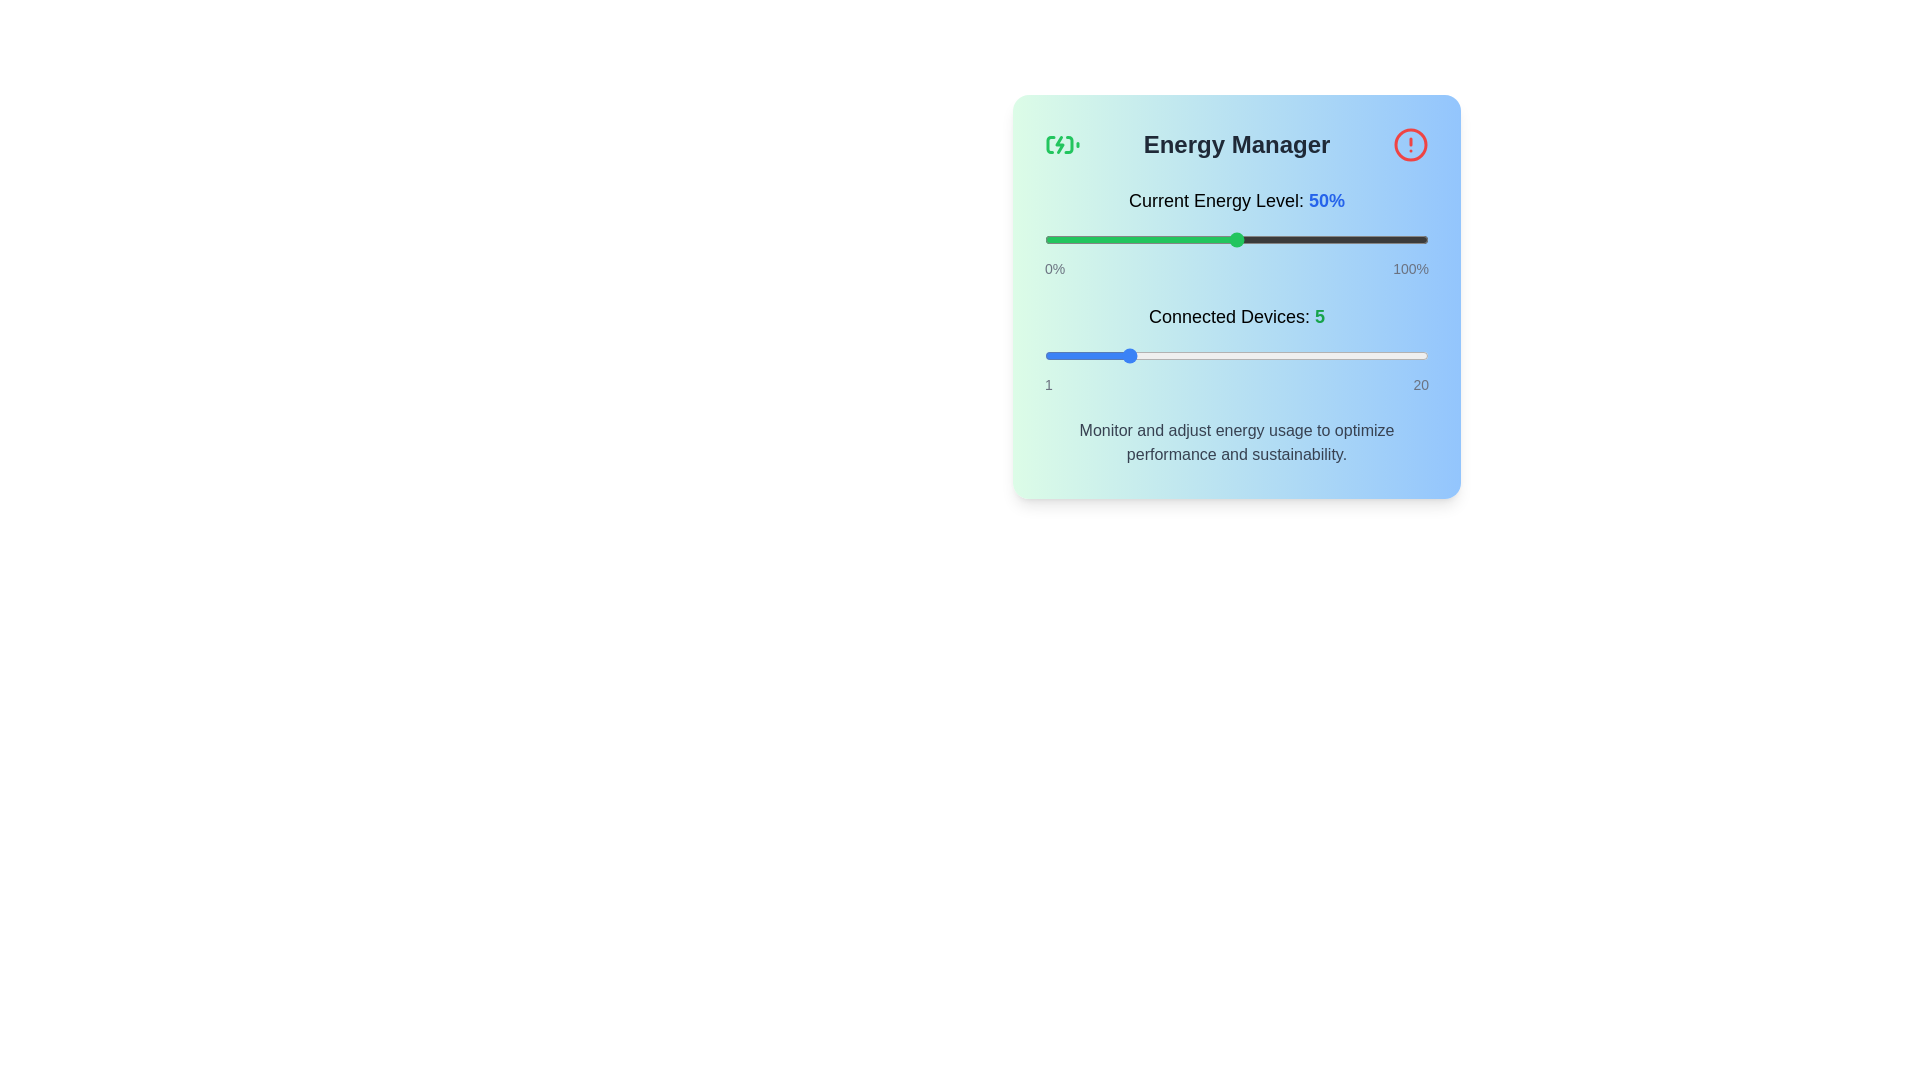 The image size is (1920, 1080). Describe the element at coordinates (1410, 144) in the screenshot. I see `the header icon identified by alert_icon` at that location.